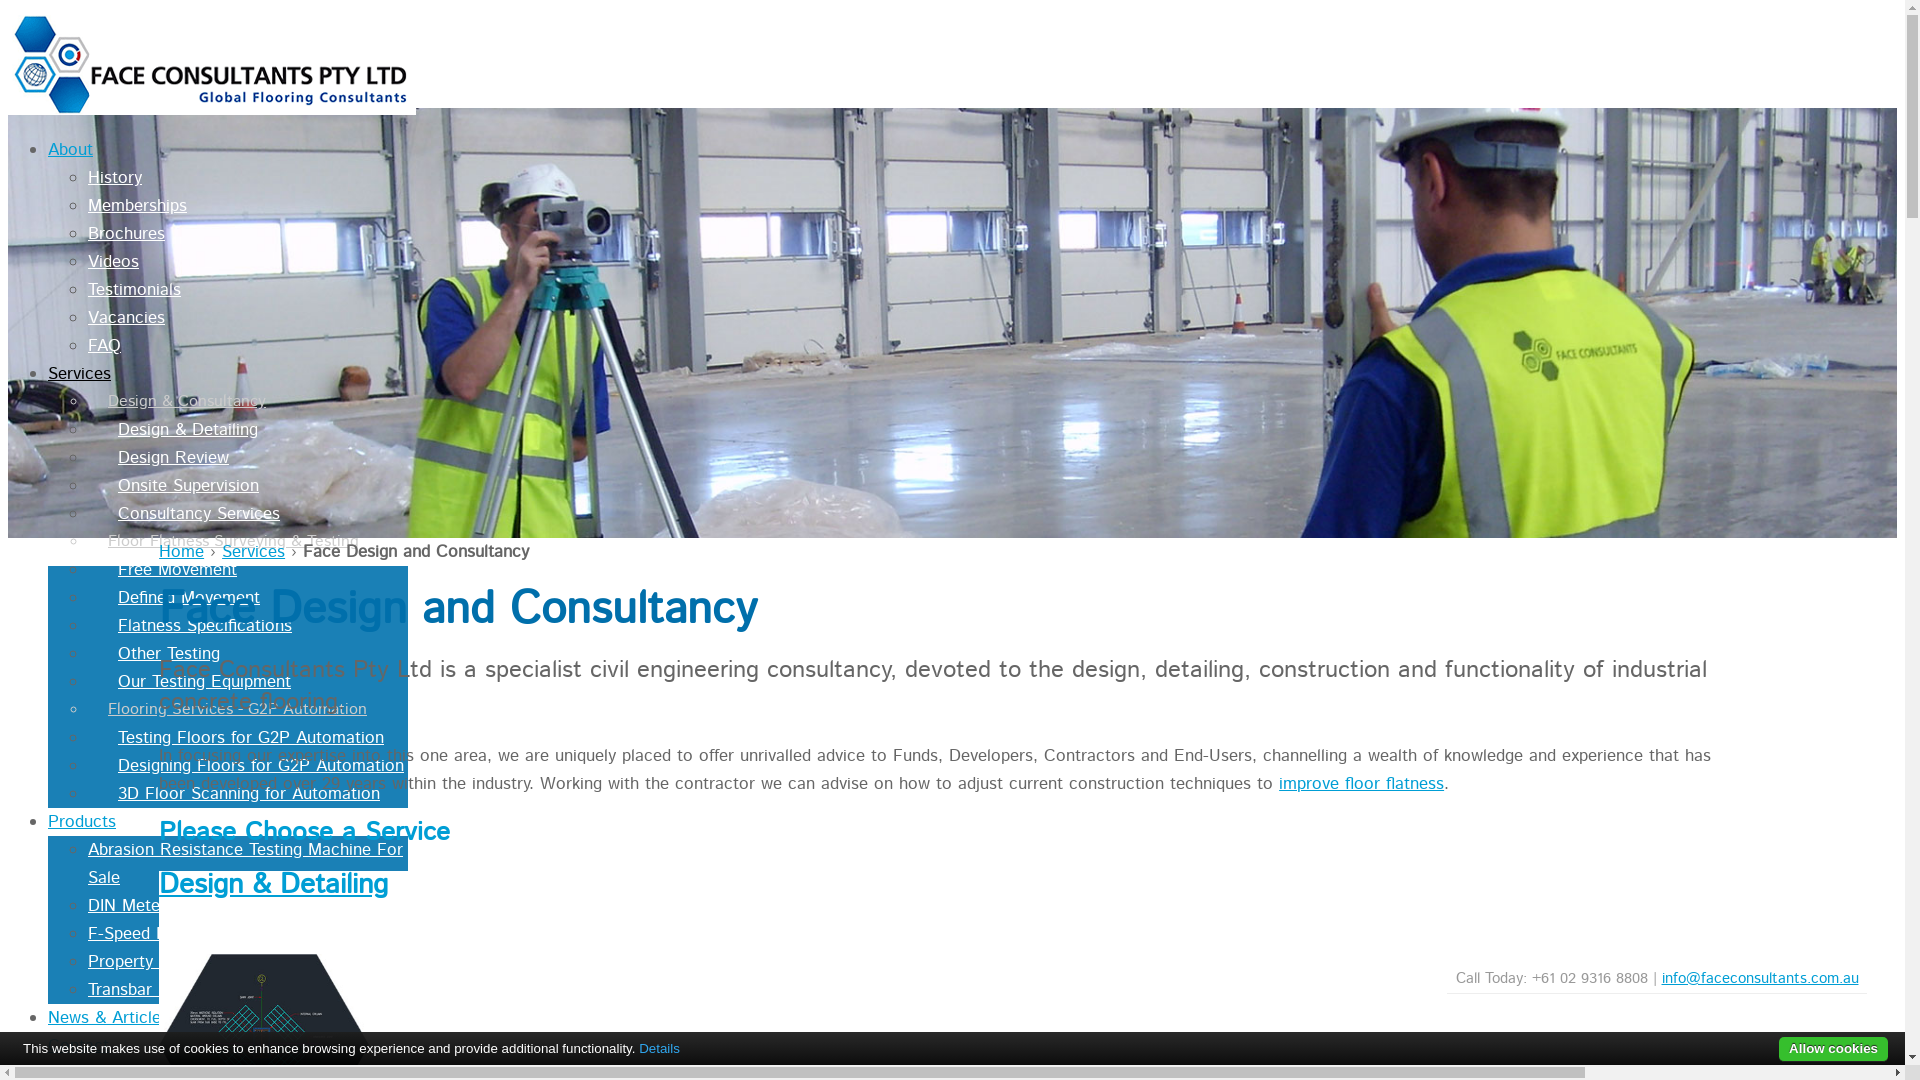  Describe the element at coordinates (103, 345) in the screenshot. I see `'FAQ'` at that location.